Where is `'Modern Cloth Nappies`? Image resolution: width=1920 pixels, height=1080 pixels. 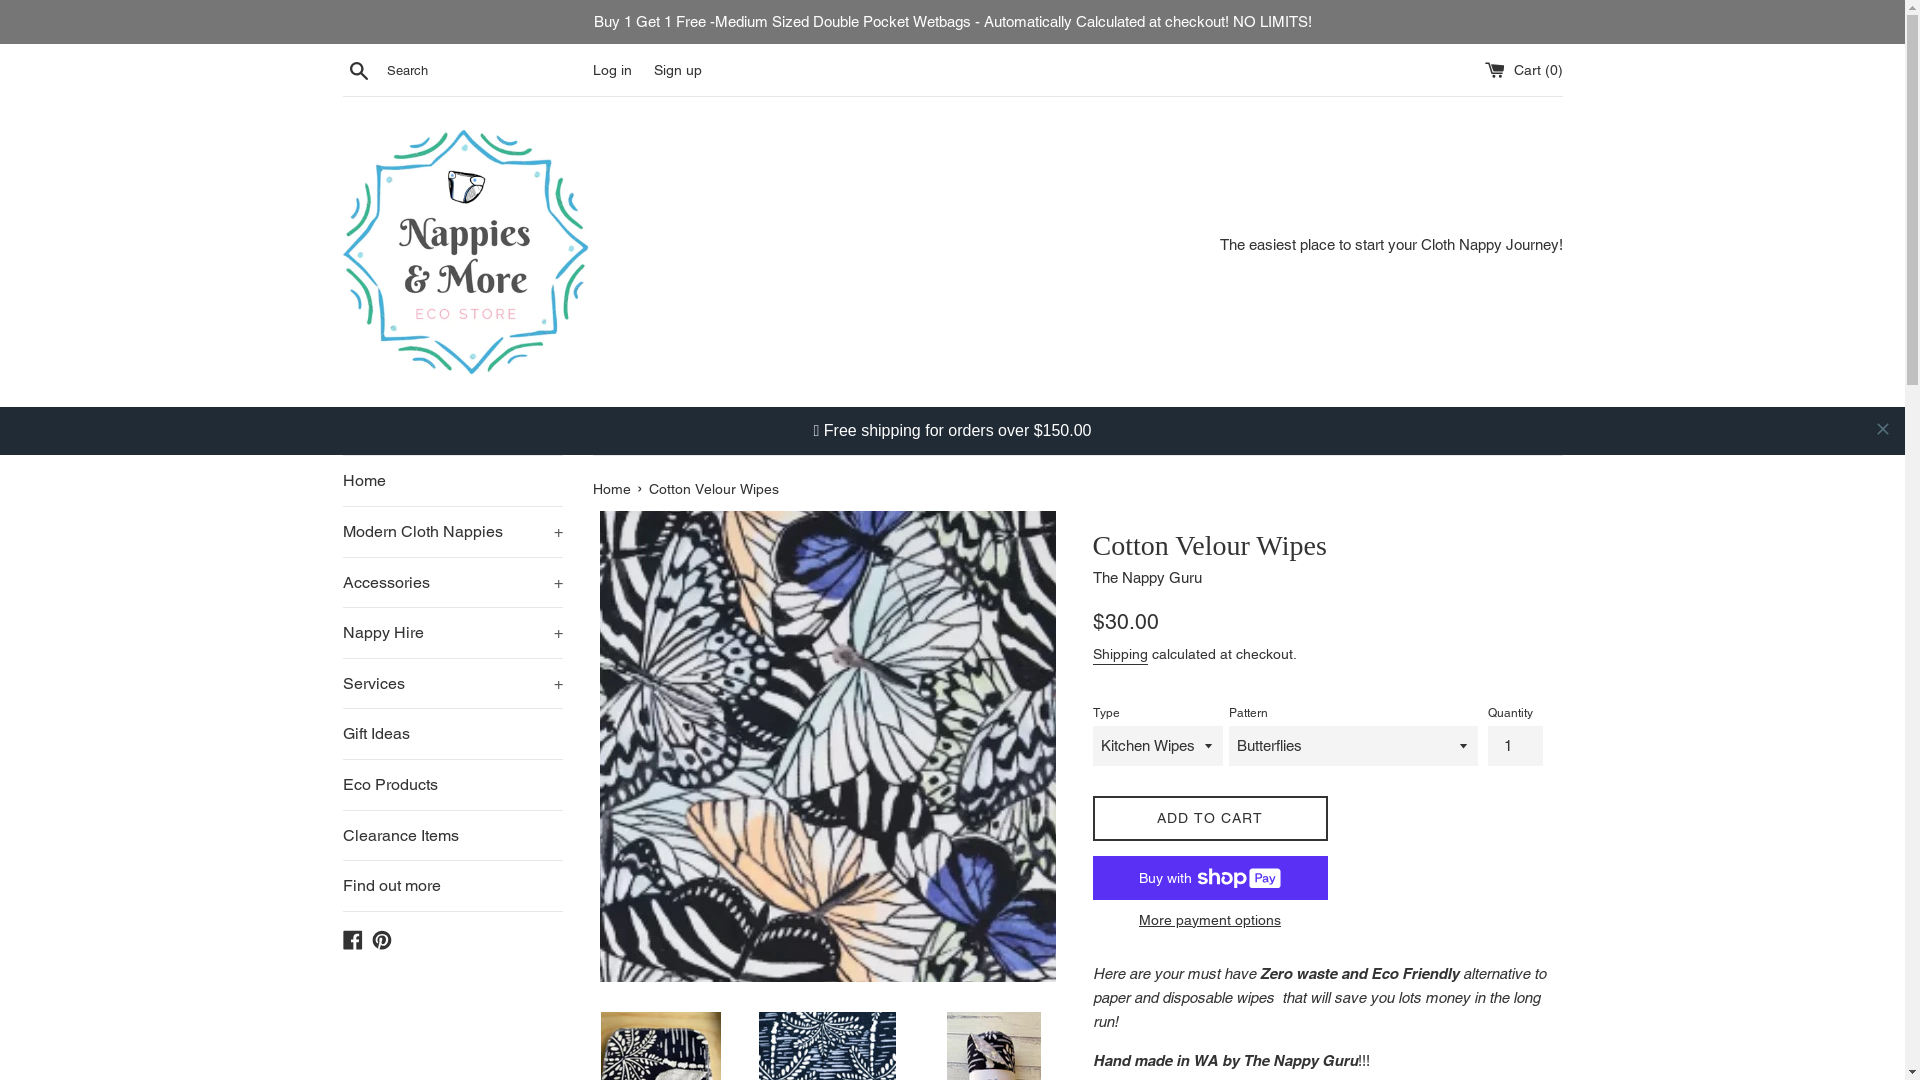
'Modern Cloth Nappies is located at coordinates (450, 483).